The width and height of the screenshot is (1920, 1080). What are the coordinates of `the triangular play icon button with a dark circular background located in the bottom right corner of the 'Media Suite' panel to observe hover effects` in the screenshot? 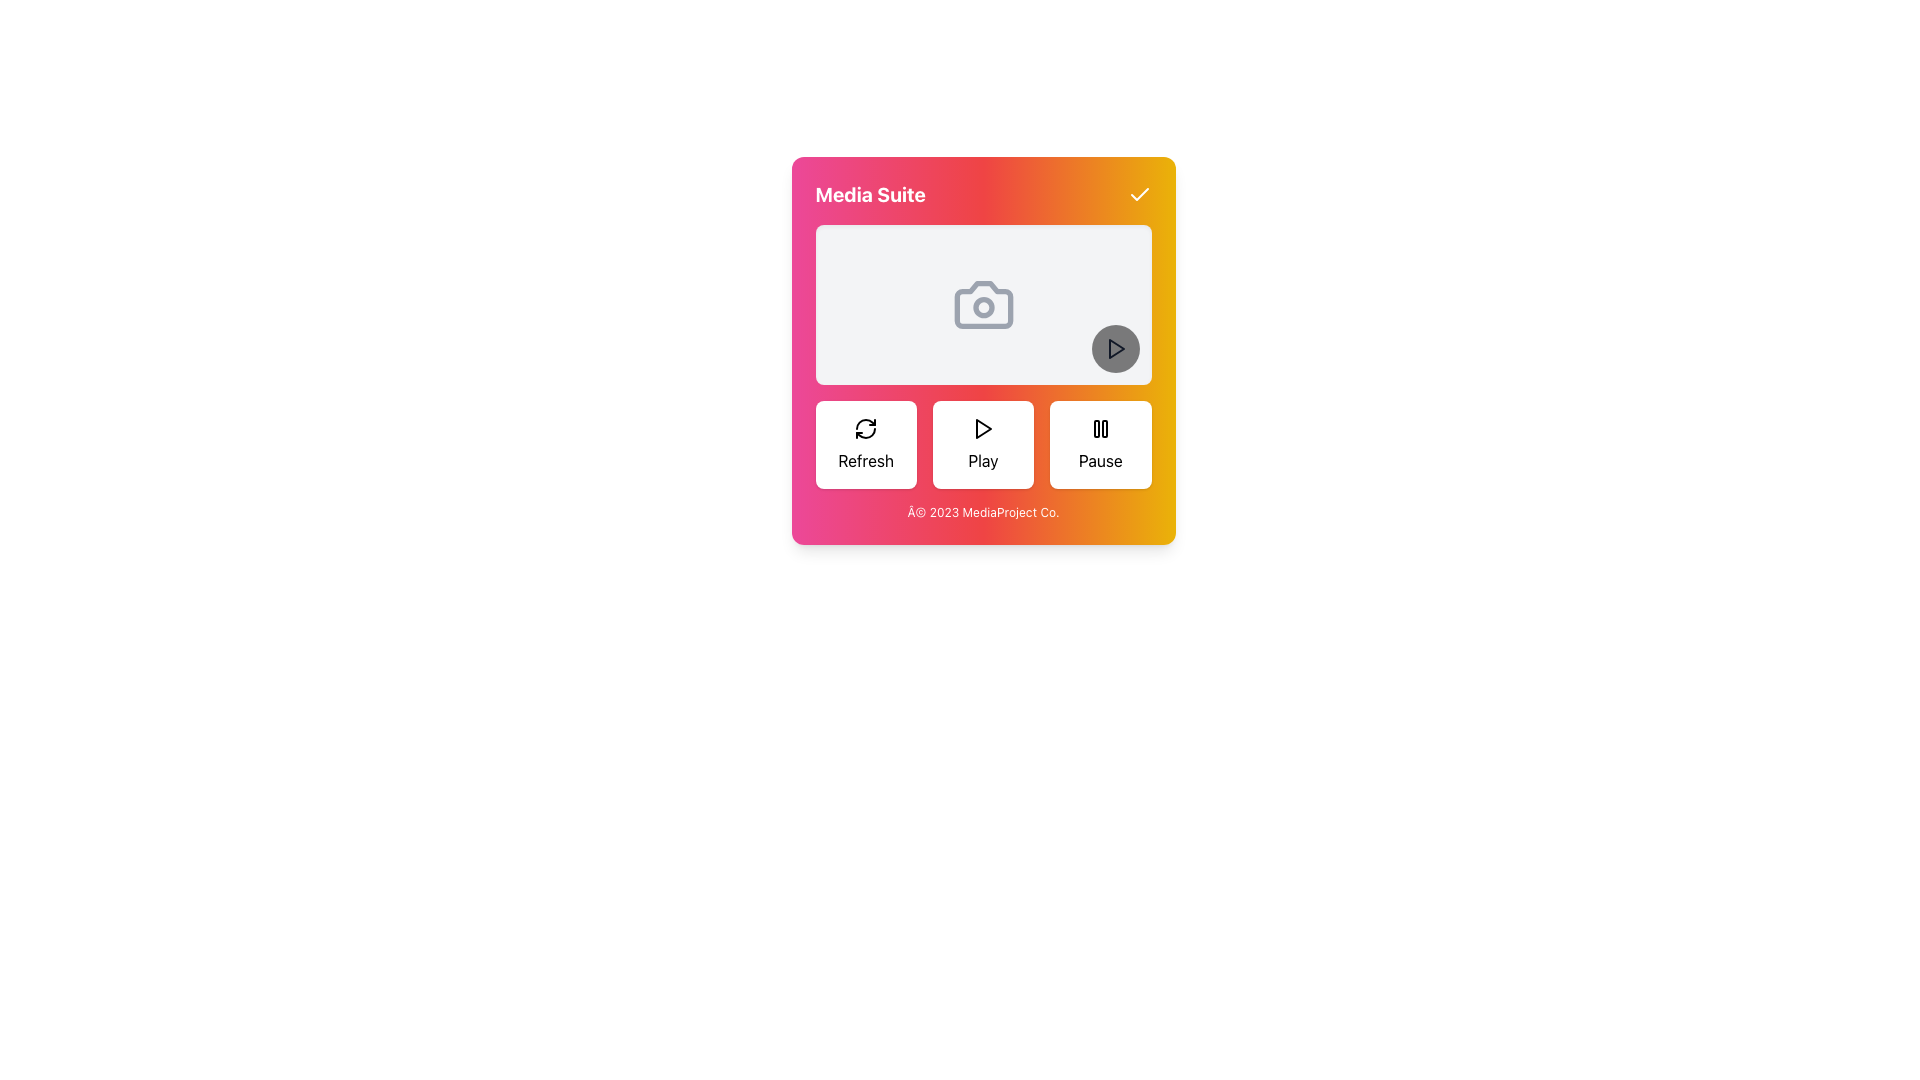 It's located at (1114, 347).